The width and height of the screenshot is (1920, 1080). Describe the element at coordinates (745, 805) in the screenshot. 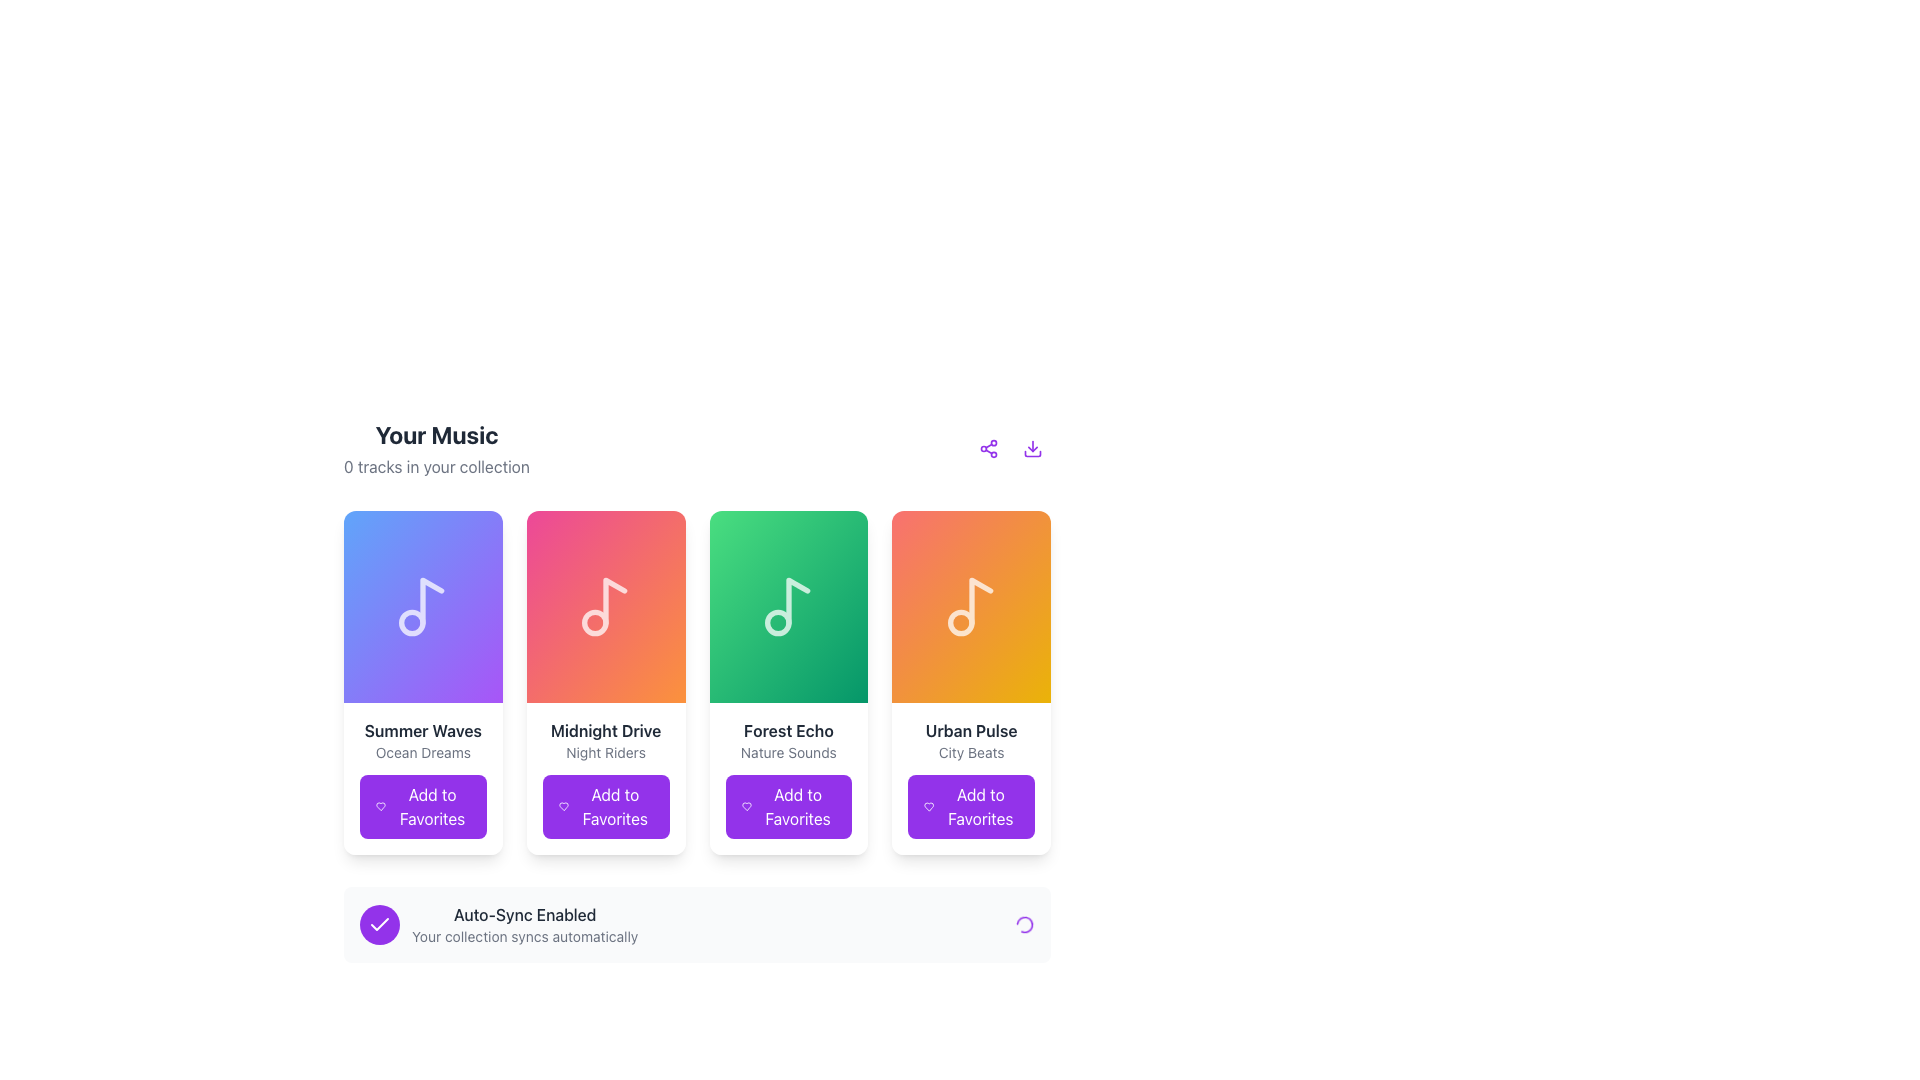

I see `the 'Add to Favorites' button which contains a small heart icon on the left side of the text 'Add to Favorites'` at that location.